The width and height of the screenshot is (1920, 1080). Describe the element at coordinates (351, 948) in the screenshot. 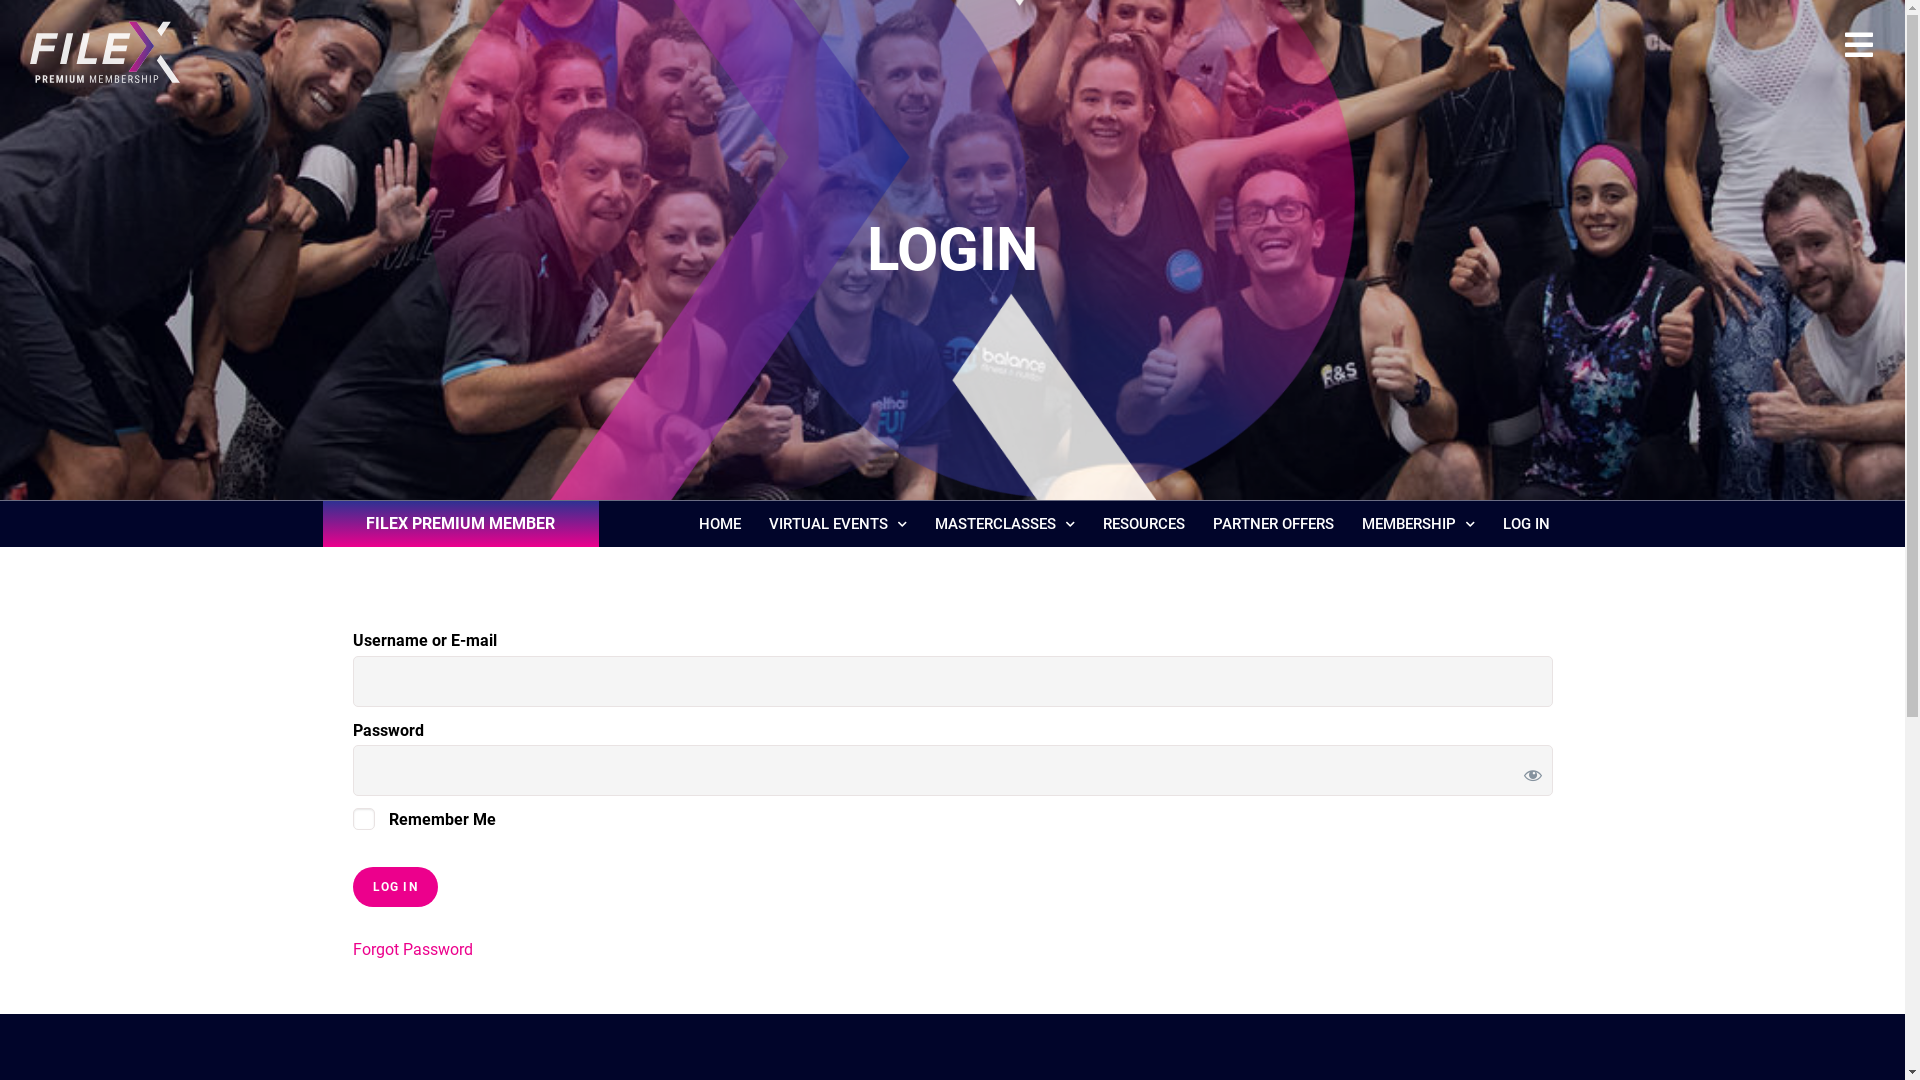

I see `'Forgot Password'` at that location.